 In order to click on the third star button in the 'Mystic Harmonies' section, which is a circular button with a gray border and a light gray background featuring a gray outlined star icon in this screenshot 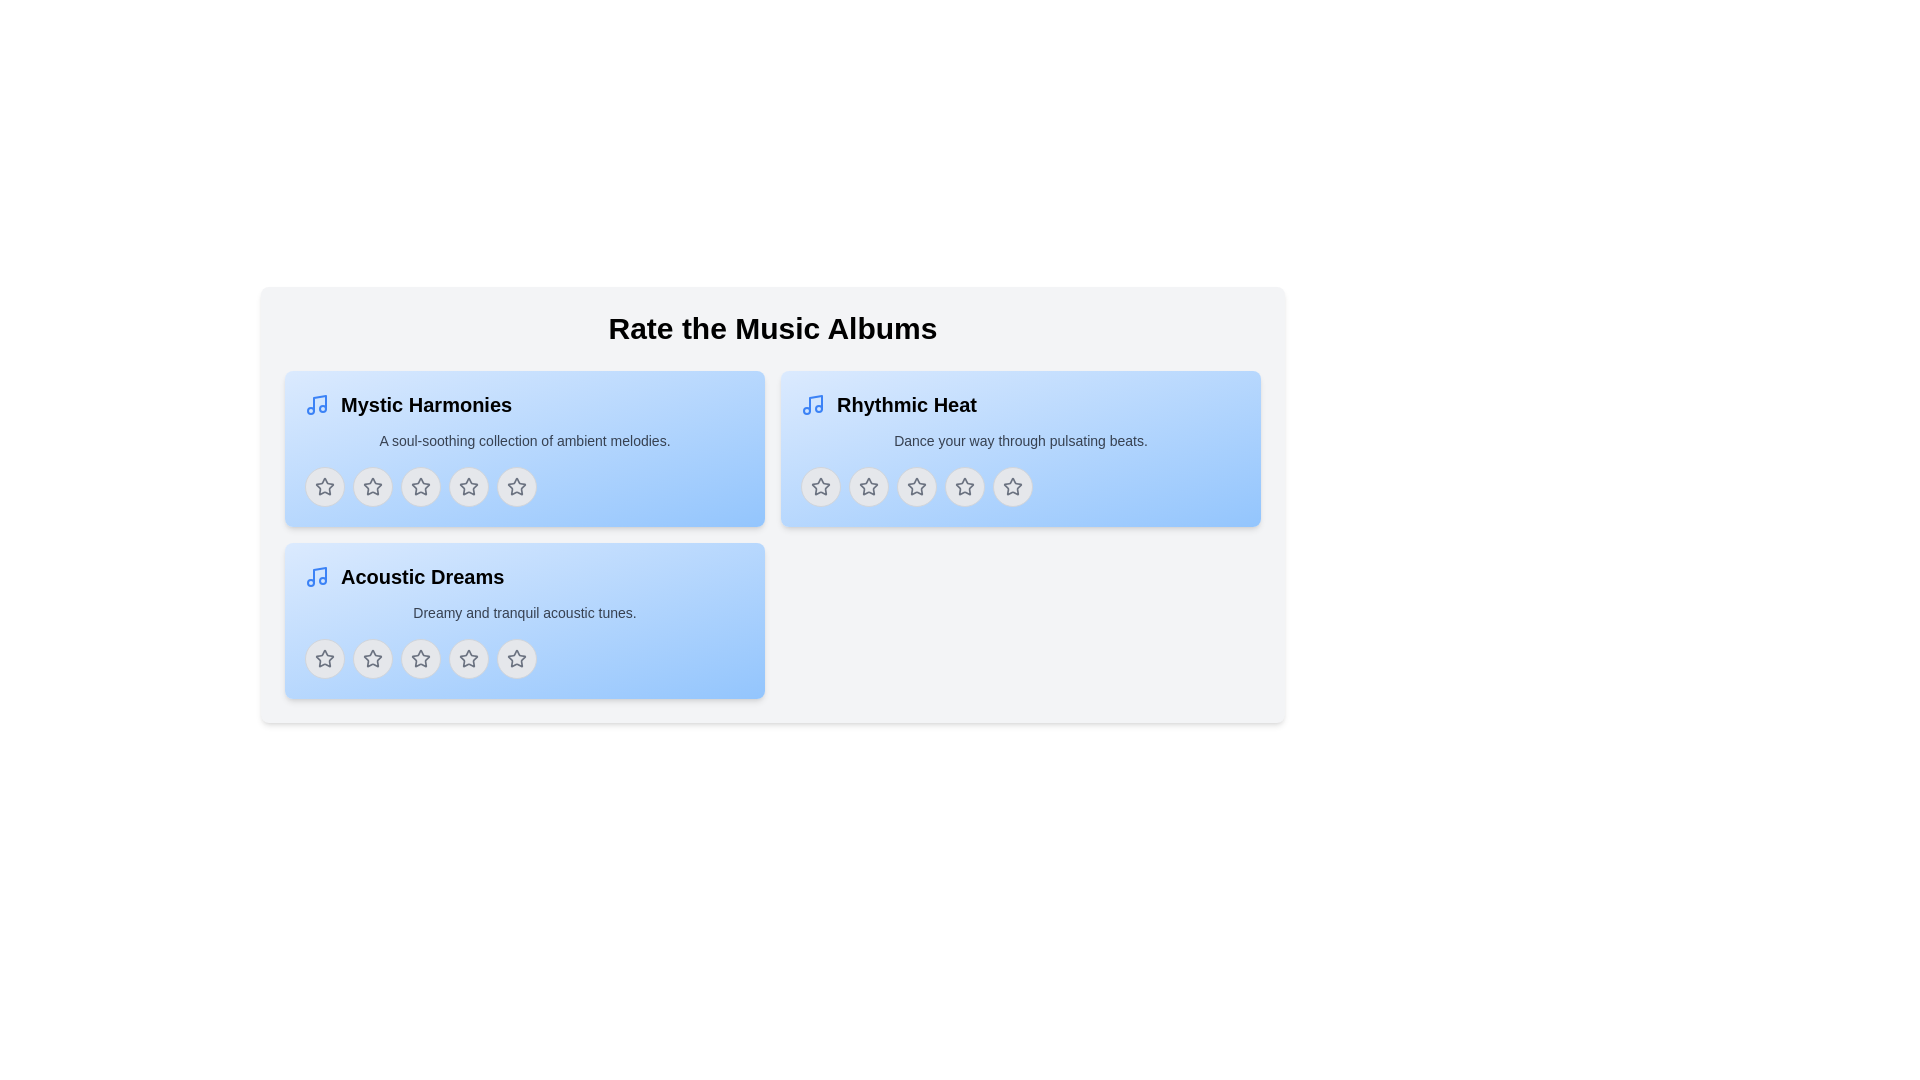, I will do `click(420, 486)`.